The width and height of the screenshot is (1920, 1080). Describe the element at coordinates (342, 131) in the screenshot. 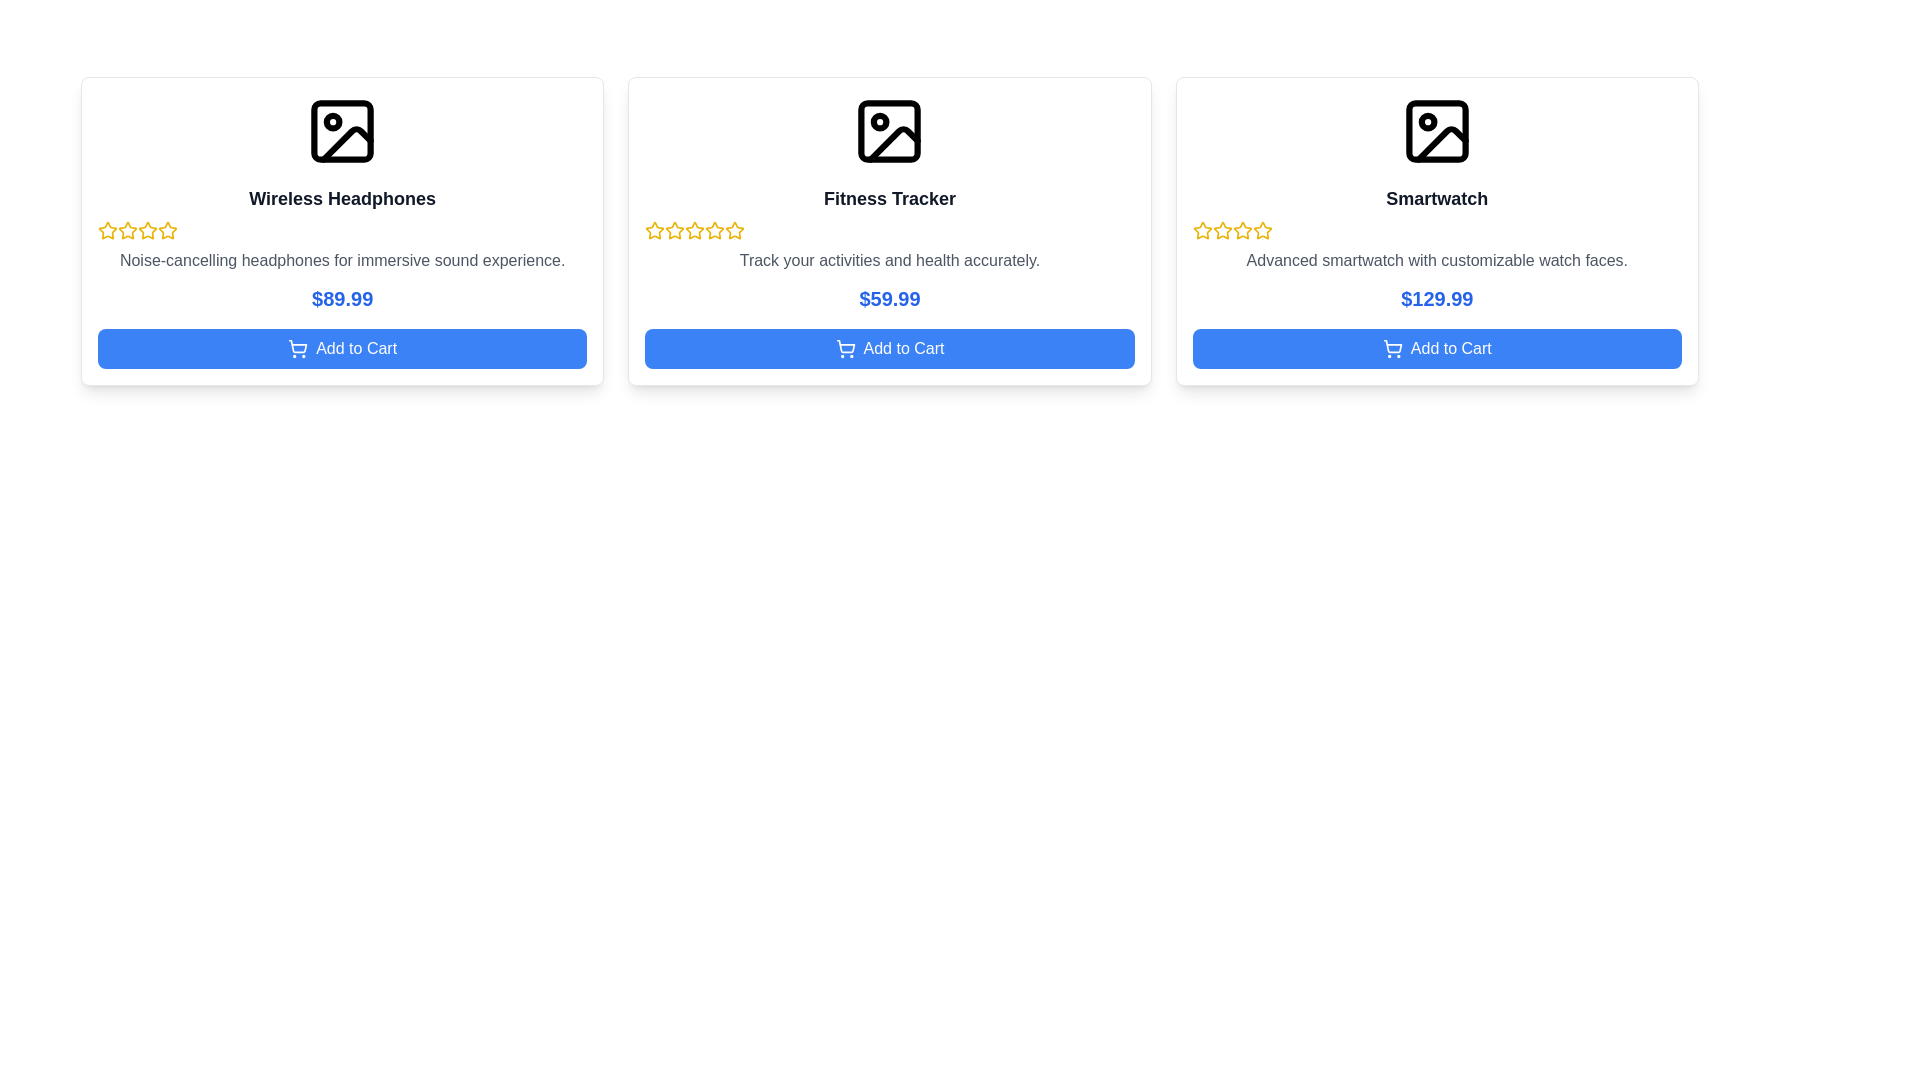

I see `the image placeholder representing 'Wireless Headphones', which is the topmost element in the product card layout` at that location.